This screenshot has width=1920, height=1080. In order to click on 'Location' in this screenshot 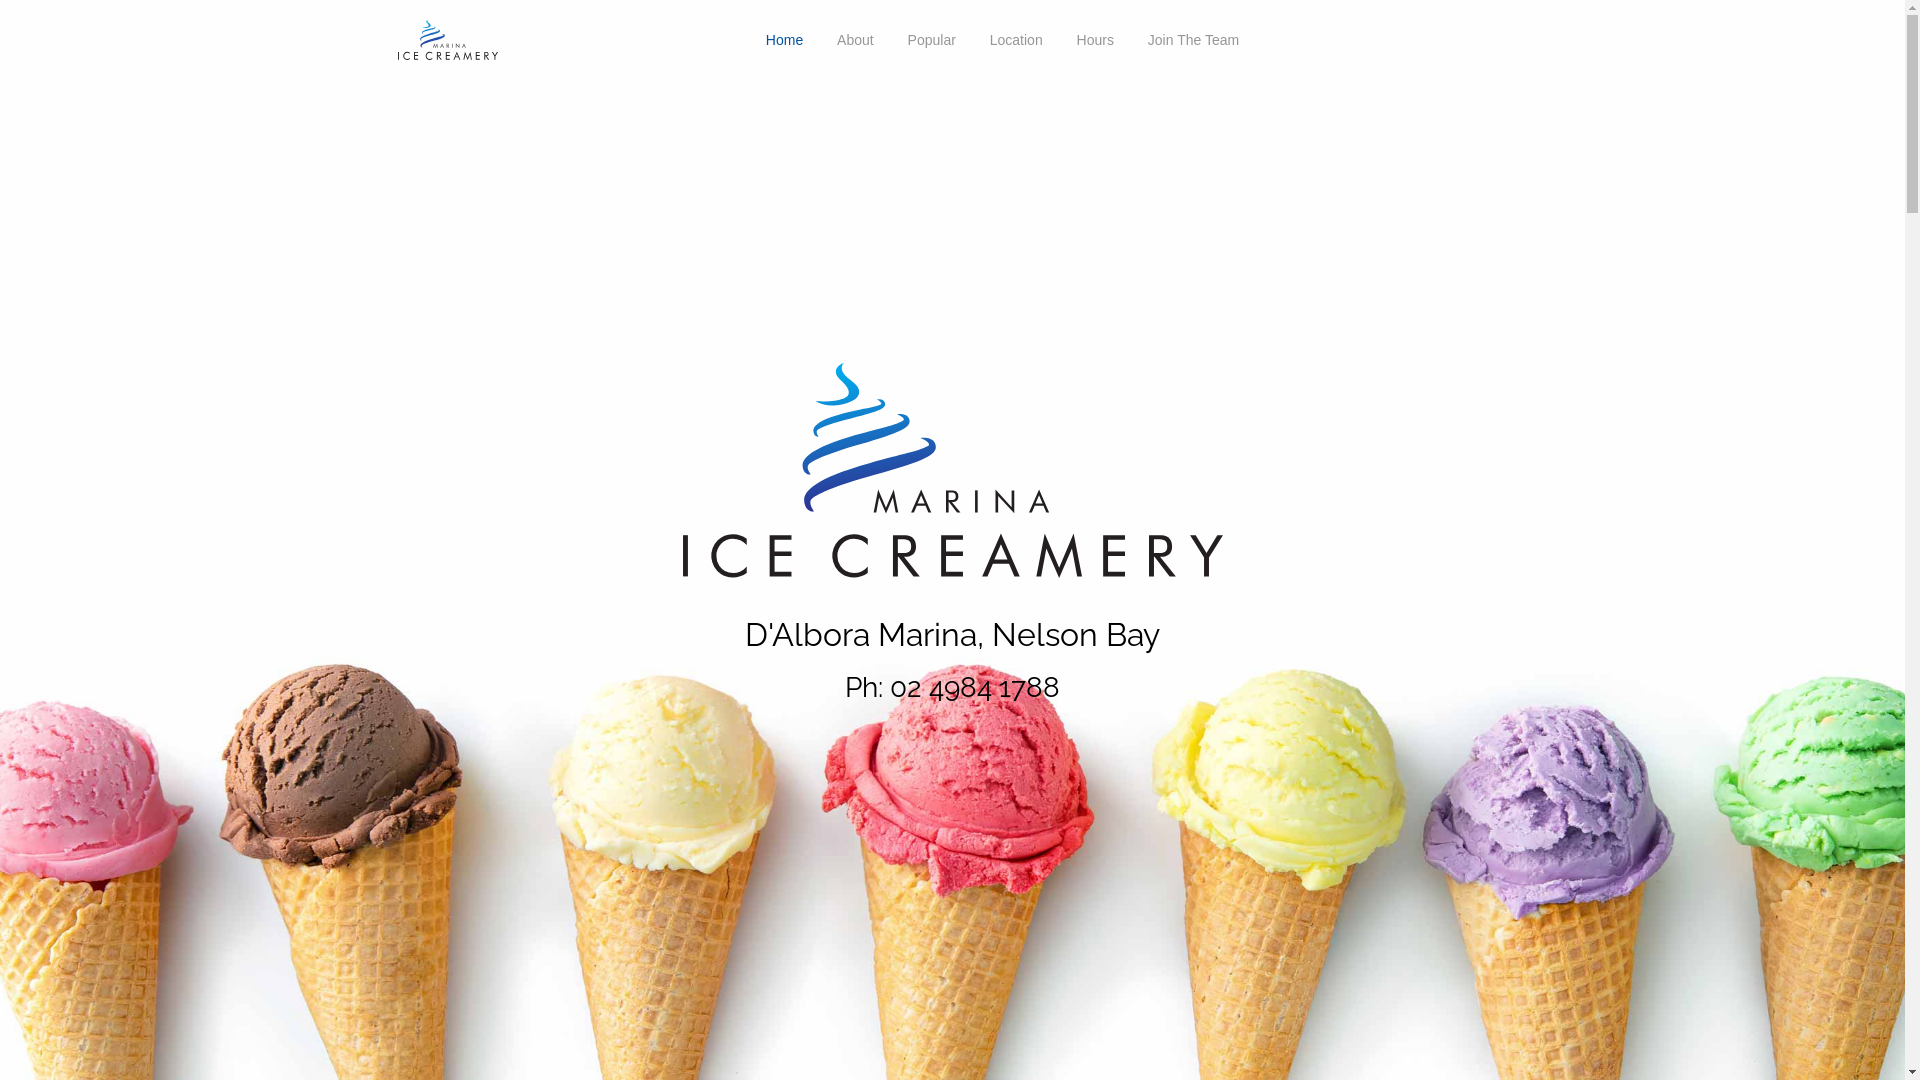, I will do `click(1016, 39)`.